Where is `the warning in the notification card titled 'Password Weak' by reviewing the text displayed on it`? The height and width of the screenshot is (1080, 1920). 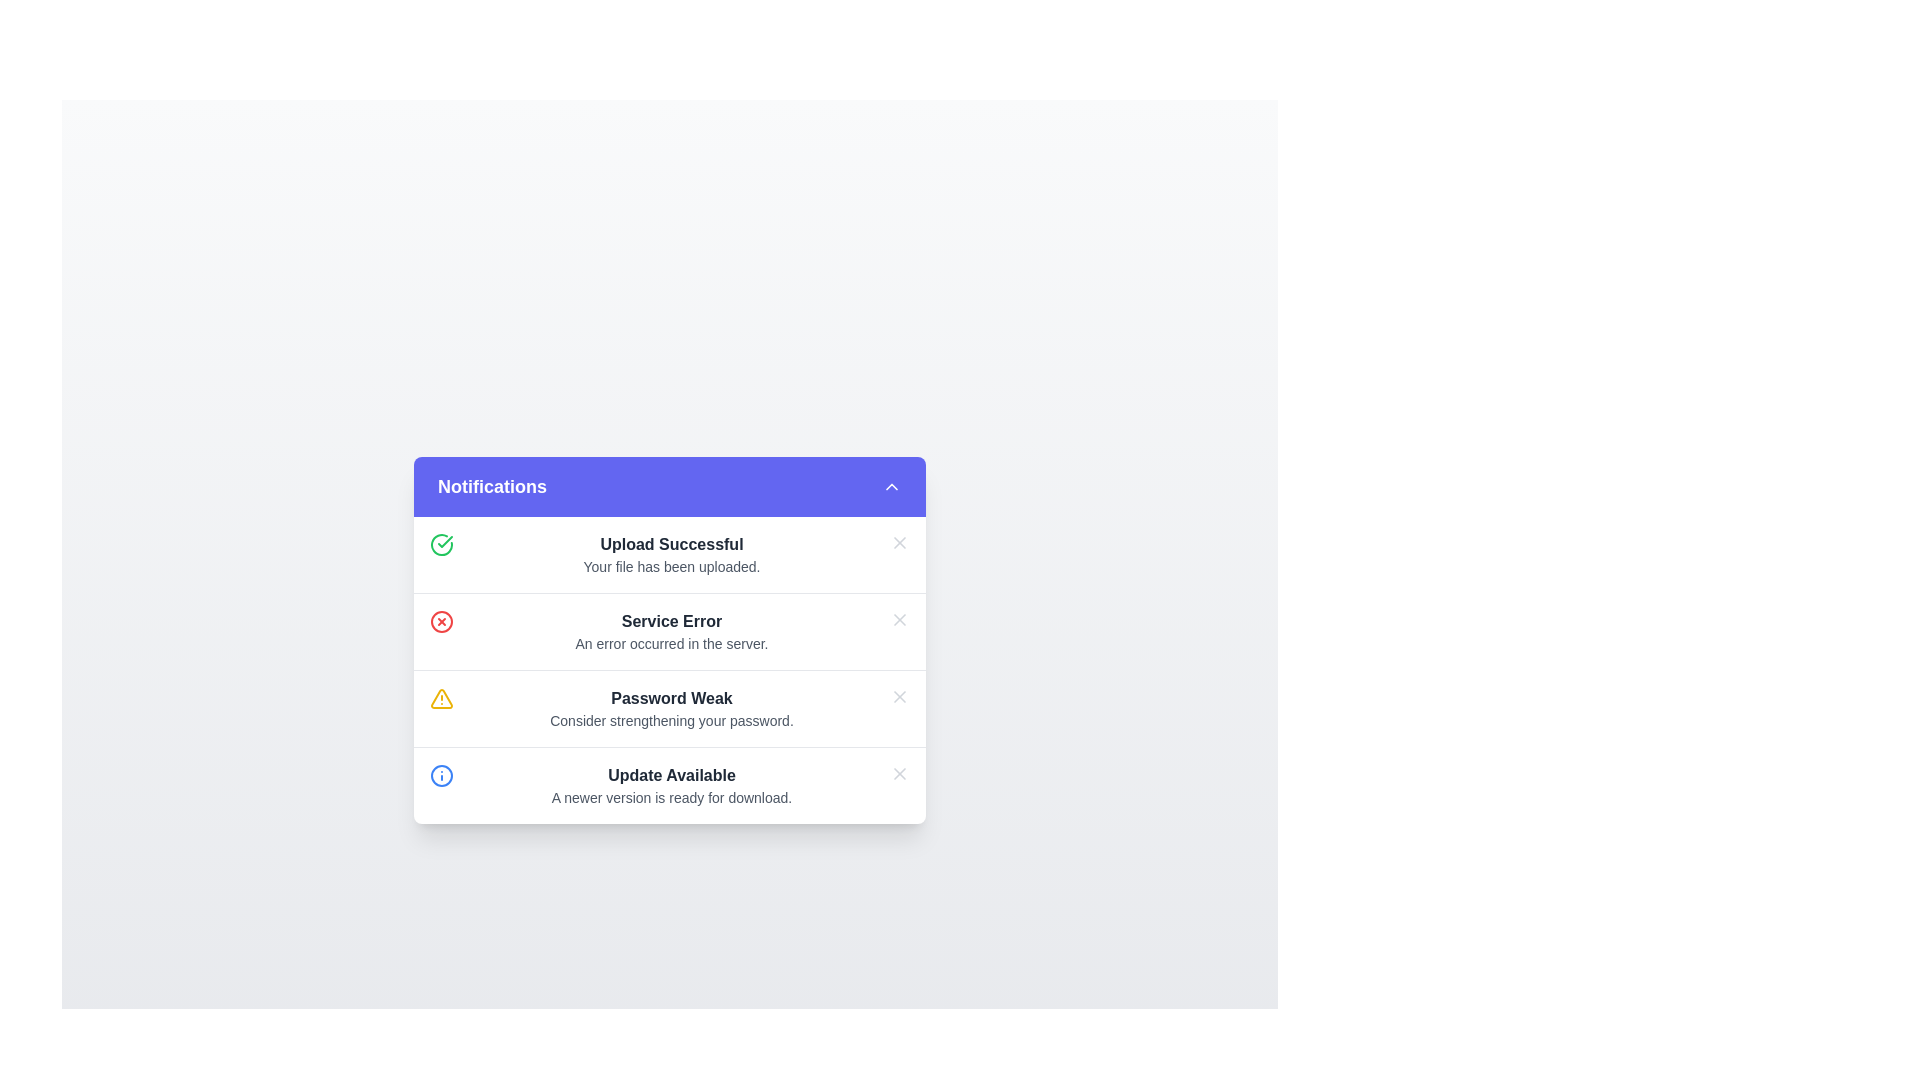 the warning in the notification card titled 'Password Weak' by reviewing the text displayed on it is located at coordinates (670, 707).